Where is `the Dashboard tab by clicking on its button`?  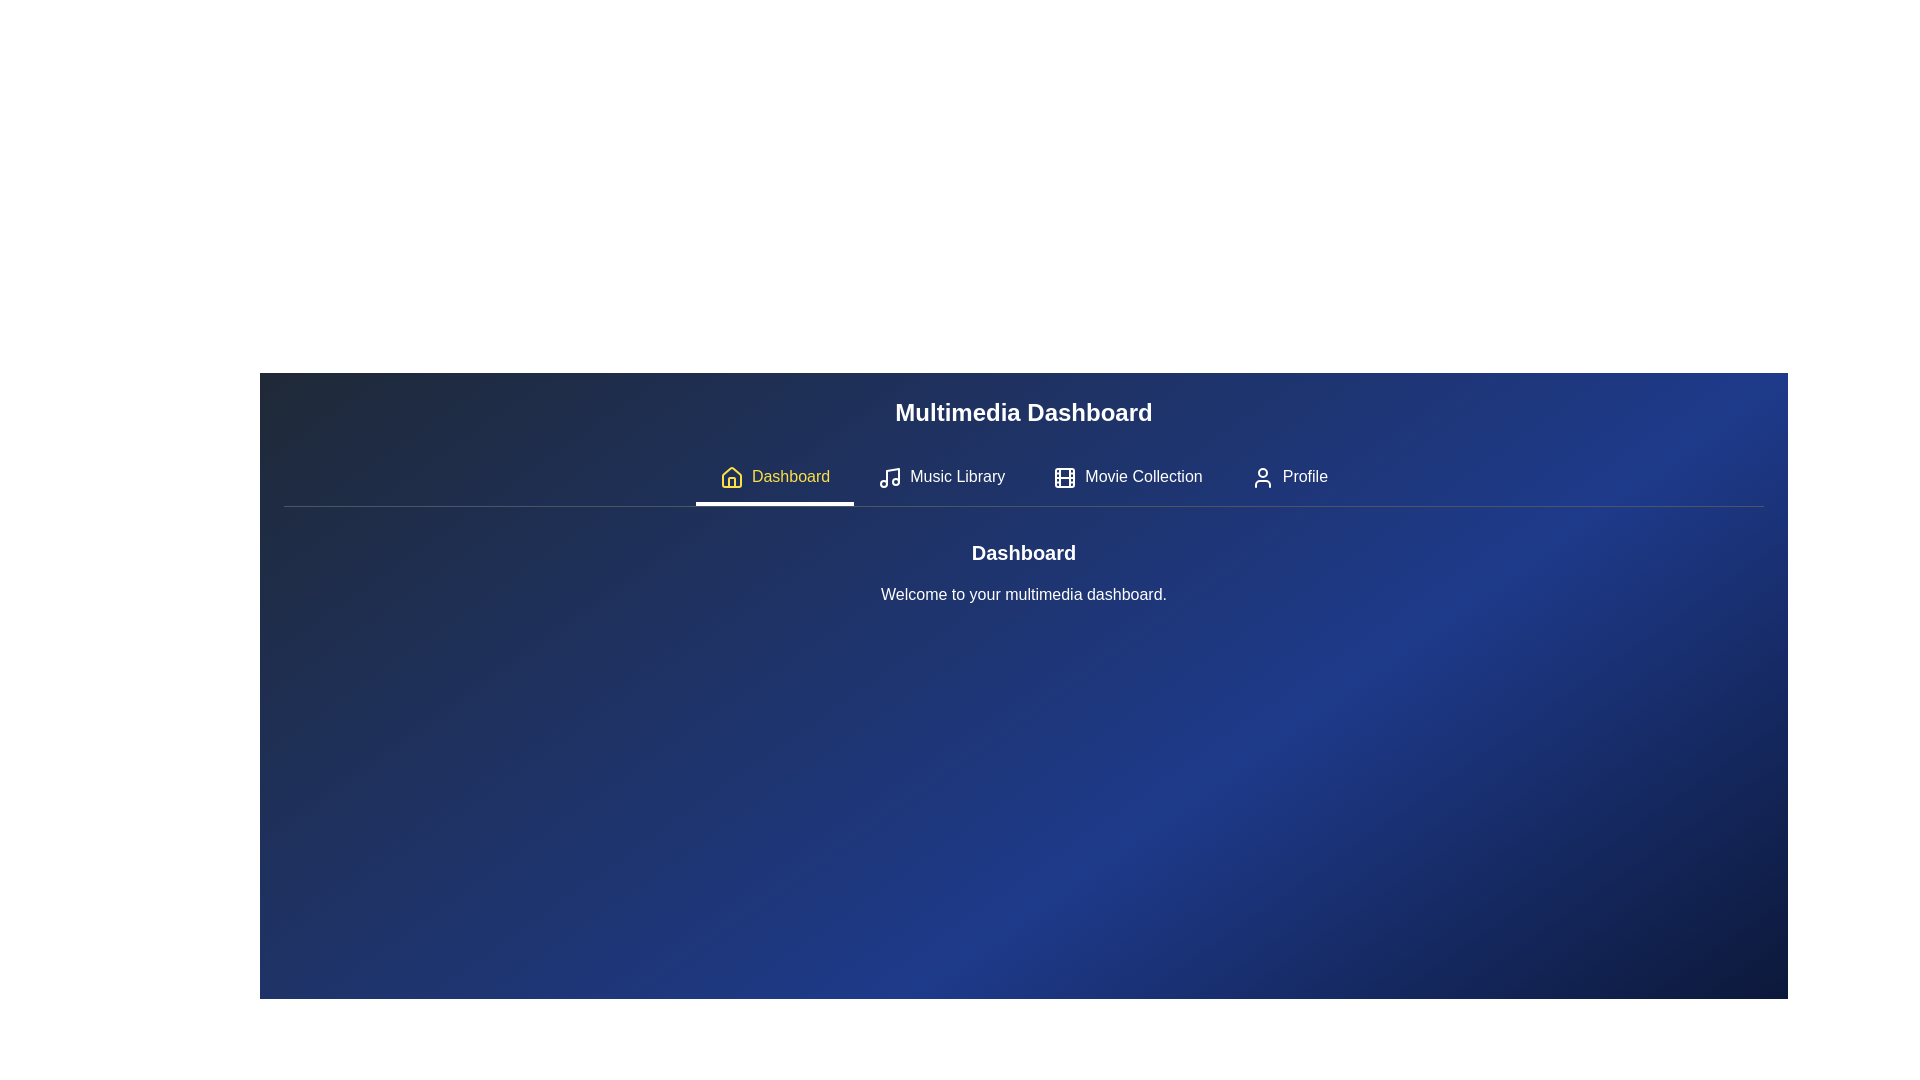 the Dashboard tab by clicking on its button is located at coordinates (774, 479).